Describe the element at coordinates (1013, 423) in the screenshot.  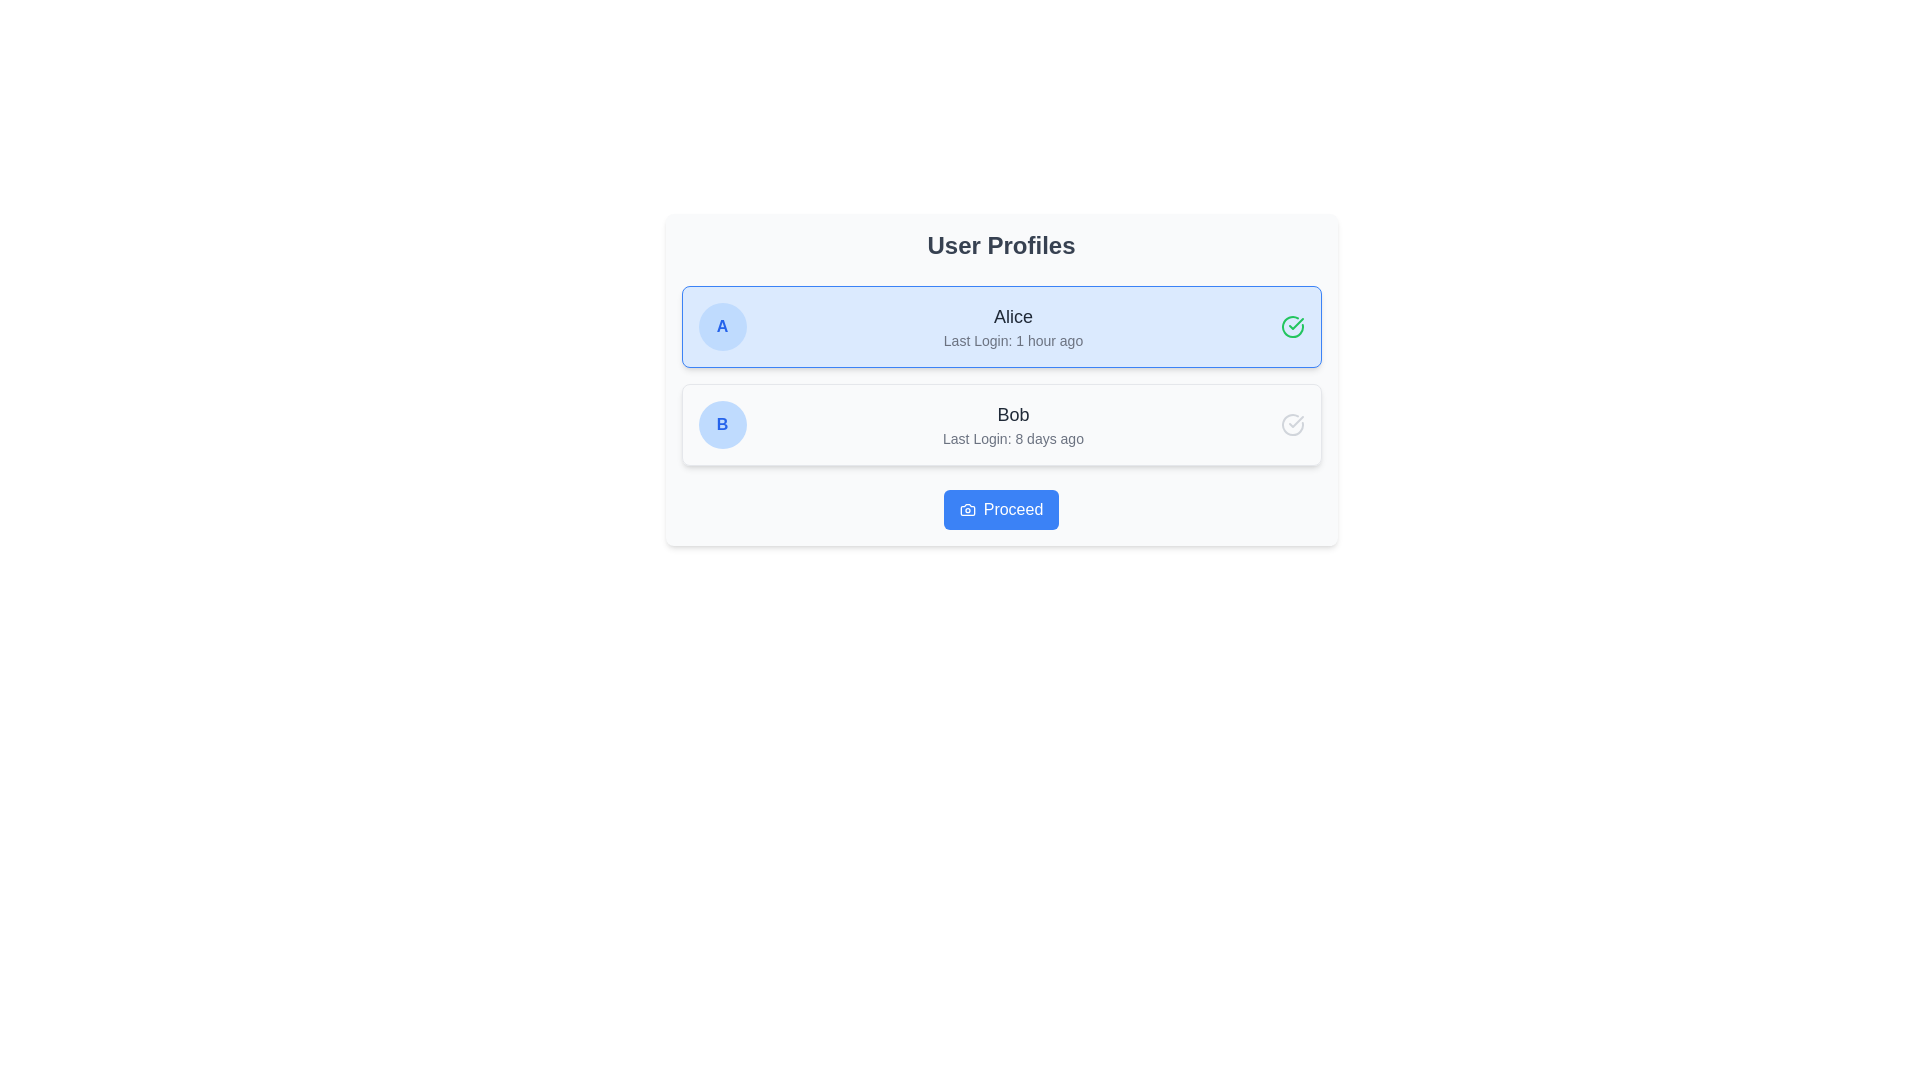
I see `the Text block displaying the user's name and last login time in the second profile card, located to the right of the blue circular icon with 'B' and below Alice's profile card` at that location.